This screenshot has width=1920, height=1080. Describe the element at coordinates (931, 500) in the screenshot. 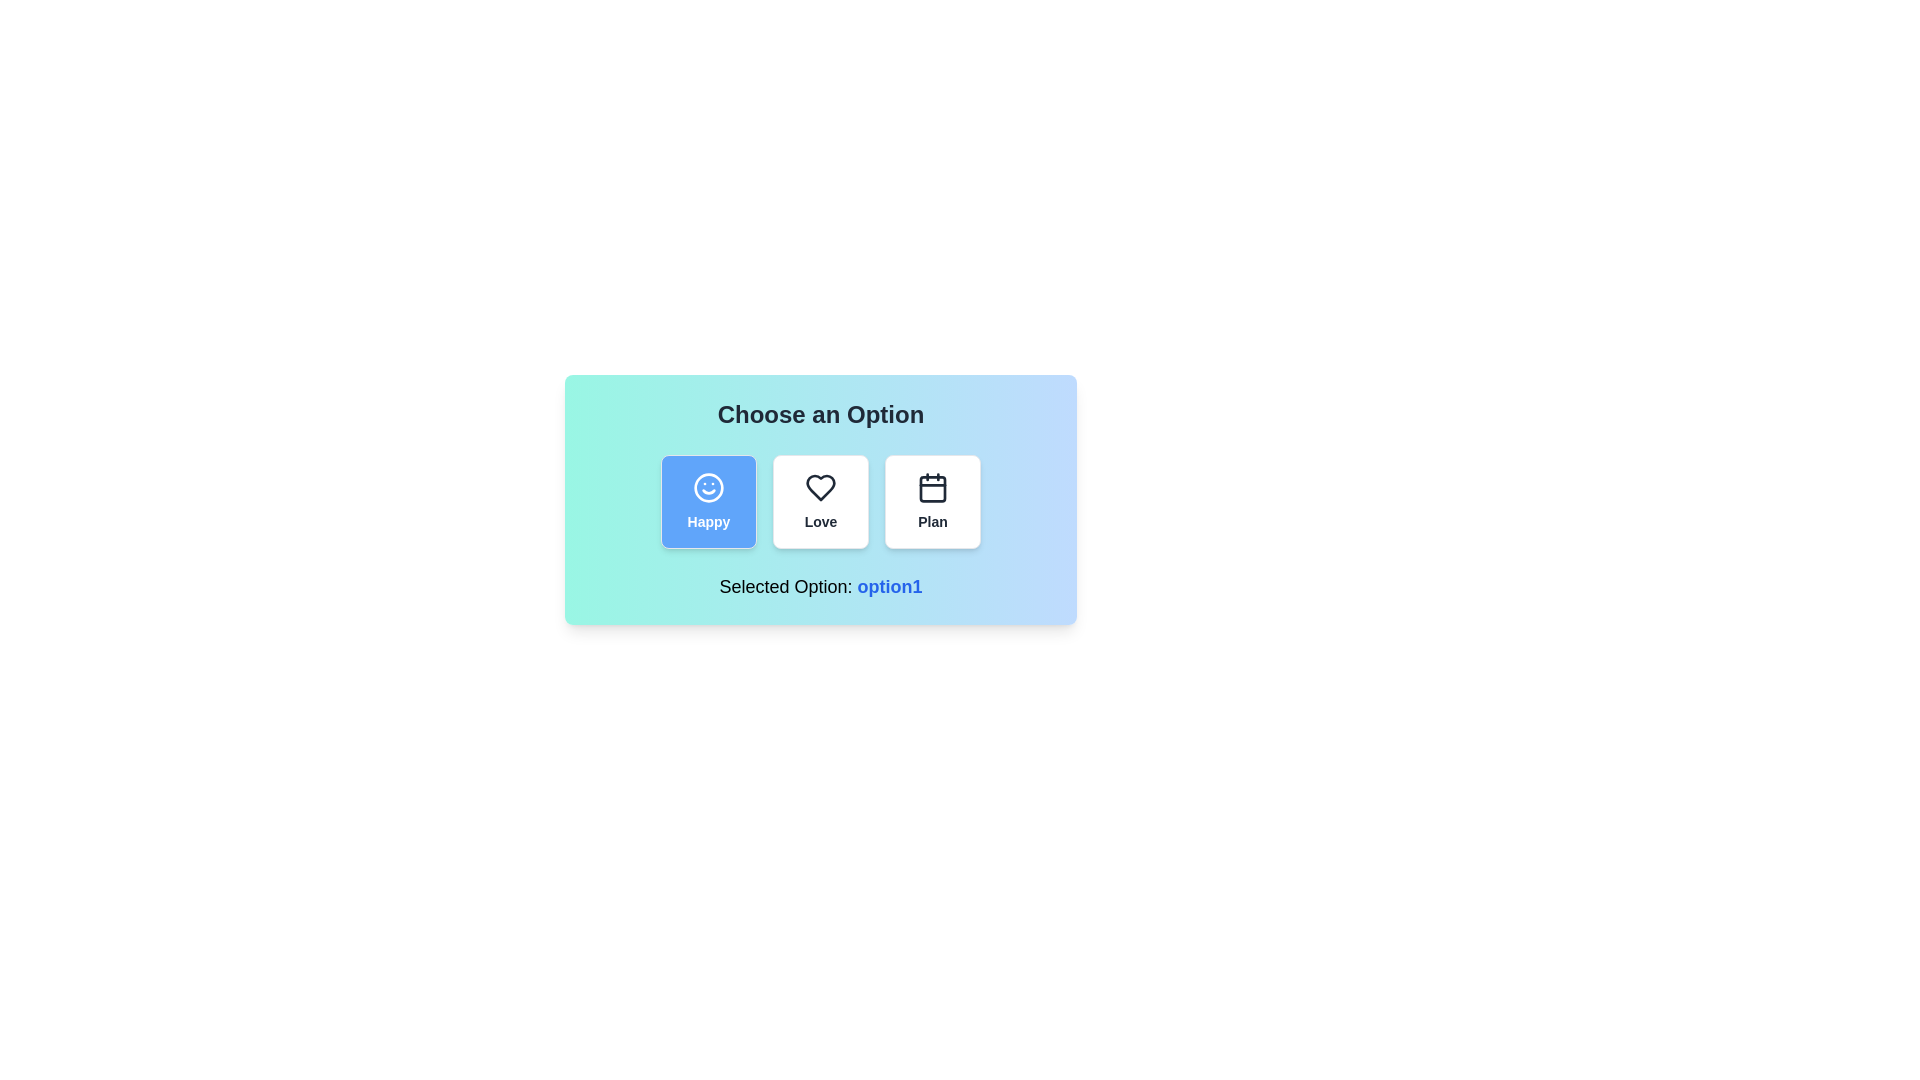

I see `the button labeled 'Plan' which features a calendar icon and is the third button in the row under the heading 'Choose an Option'` at that location.